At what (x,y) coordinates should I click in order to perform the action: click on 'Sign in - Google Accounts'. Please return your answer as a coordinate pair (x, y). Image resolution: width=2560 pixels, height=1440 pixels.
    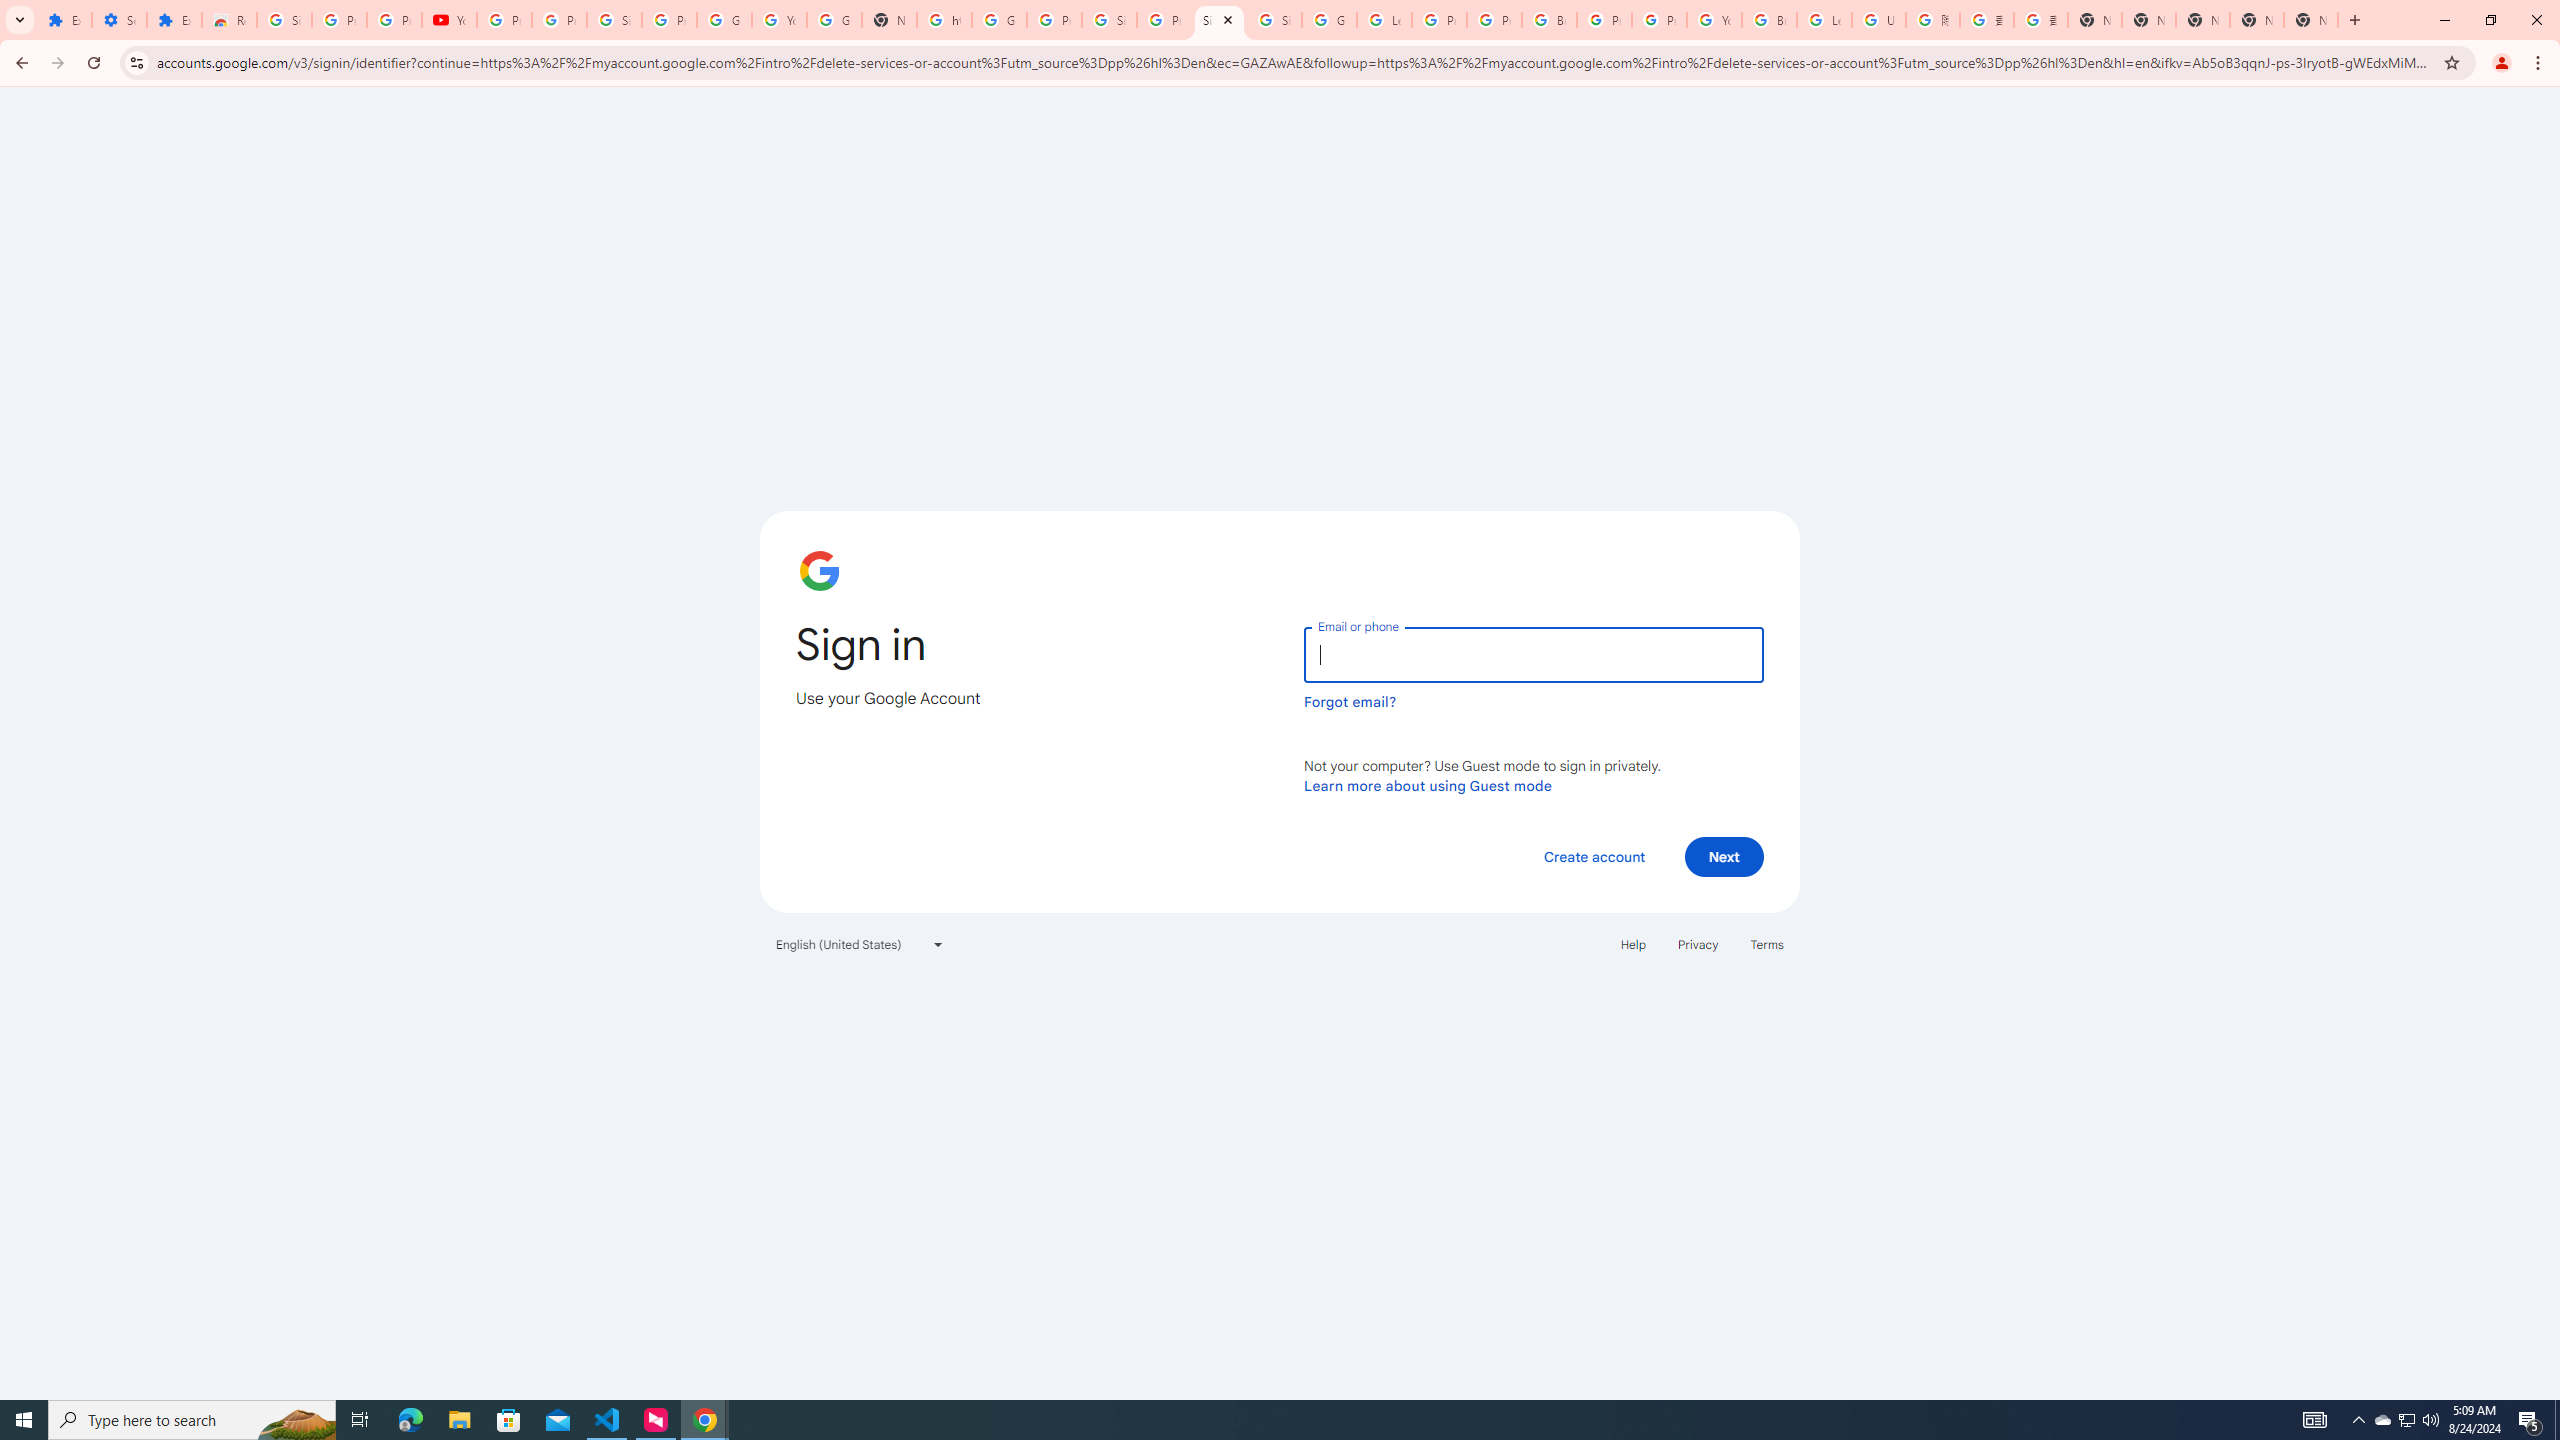
    Looking at the image, I should click on (1218, 19).